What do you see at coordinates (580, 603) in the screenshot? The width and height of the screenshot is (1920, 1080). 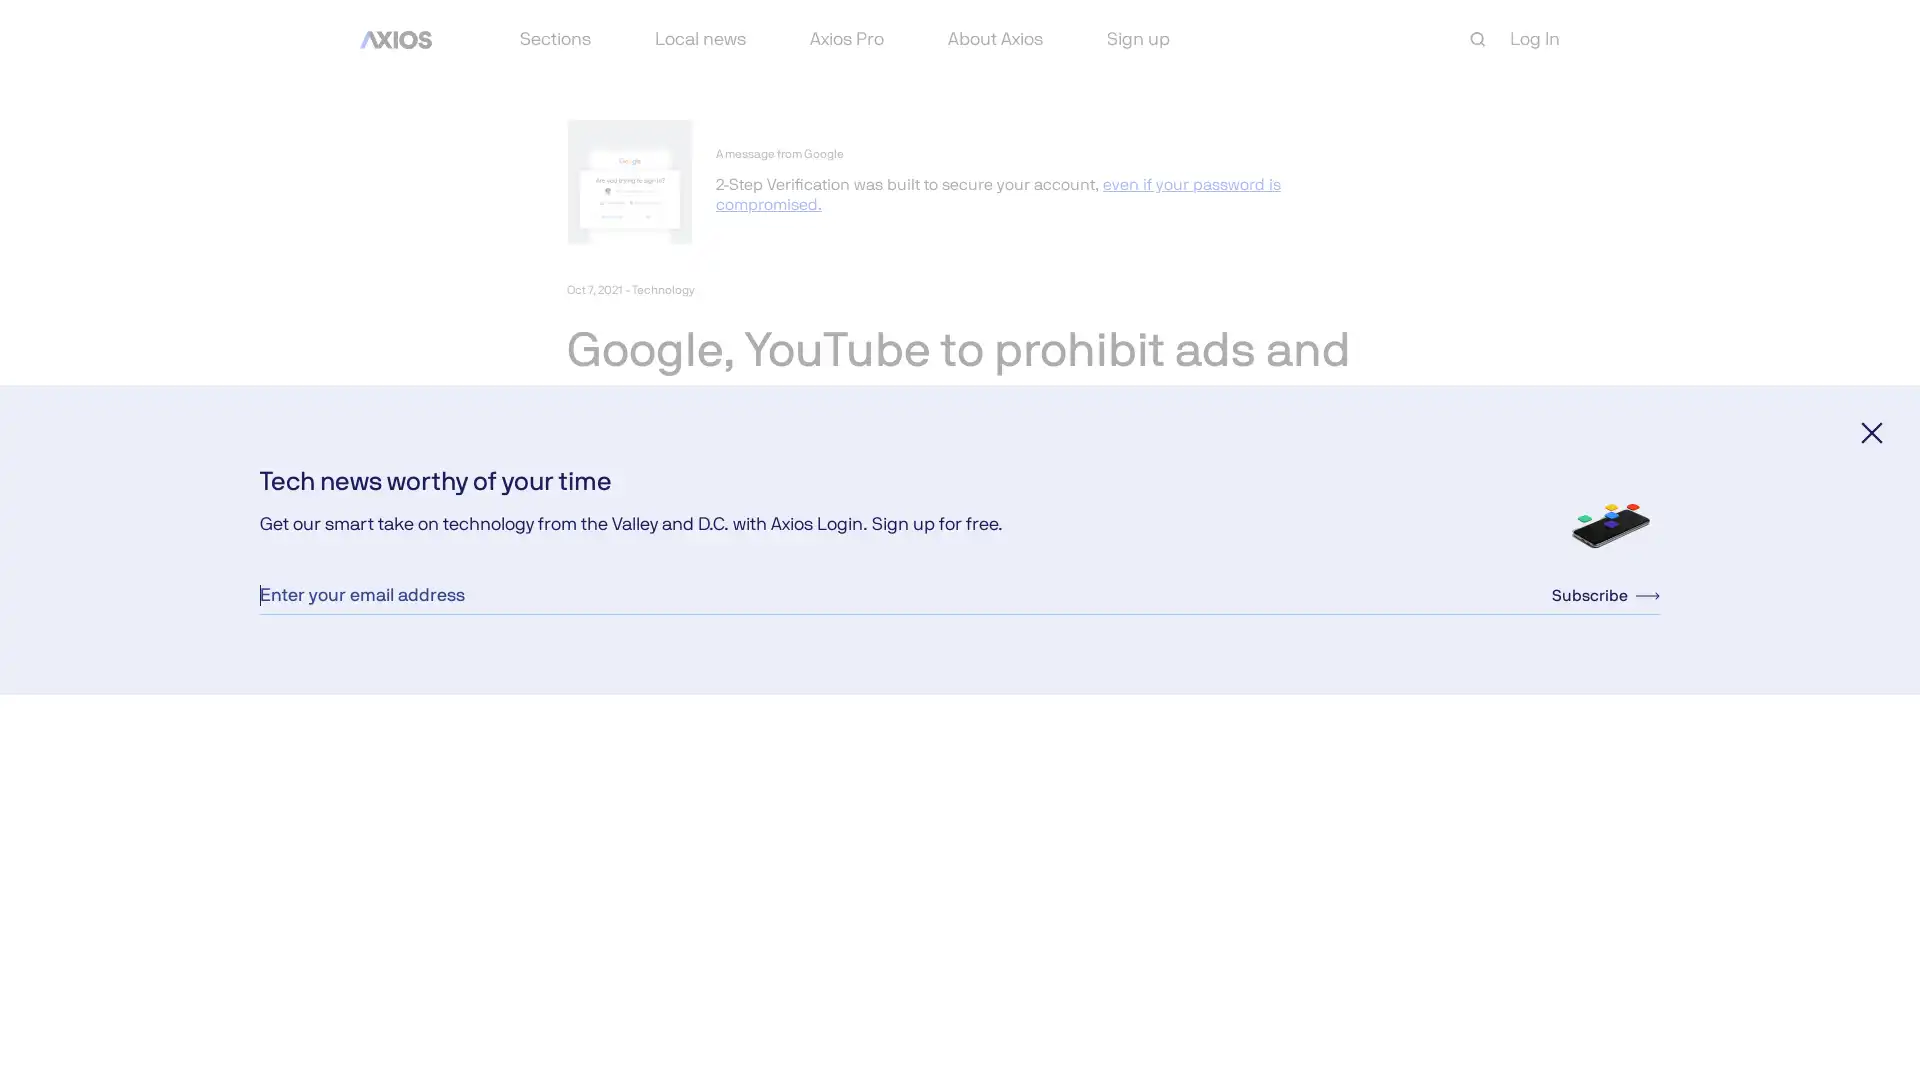 I see `facebook` at bounding box center [580, 603].